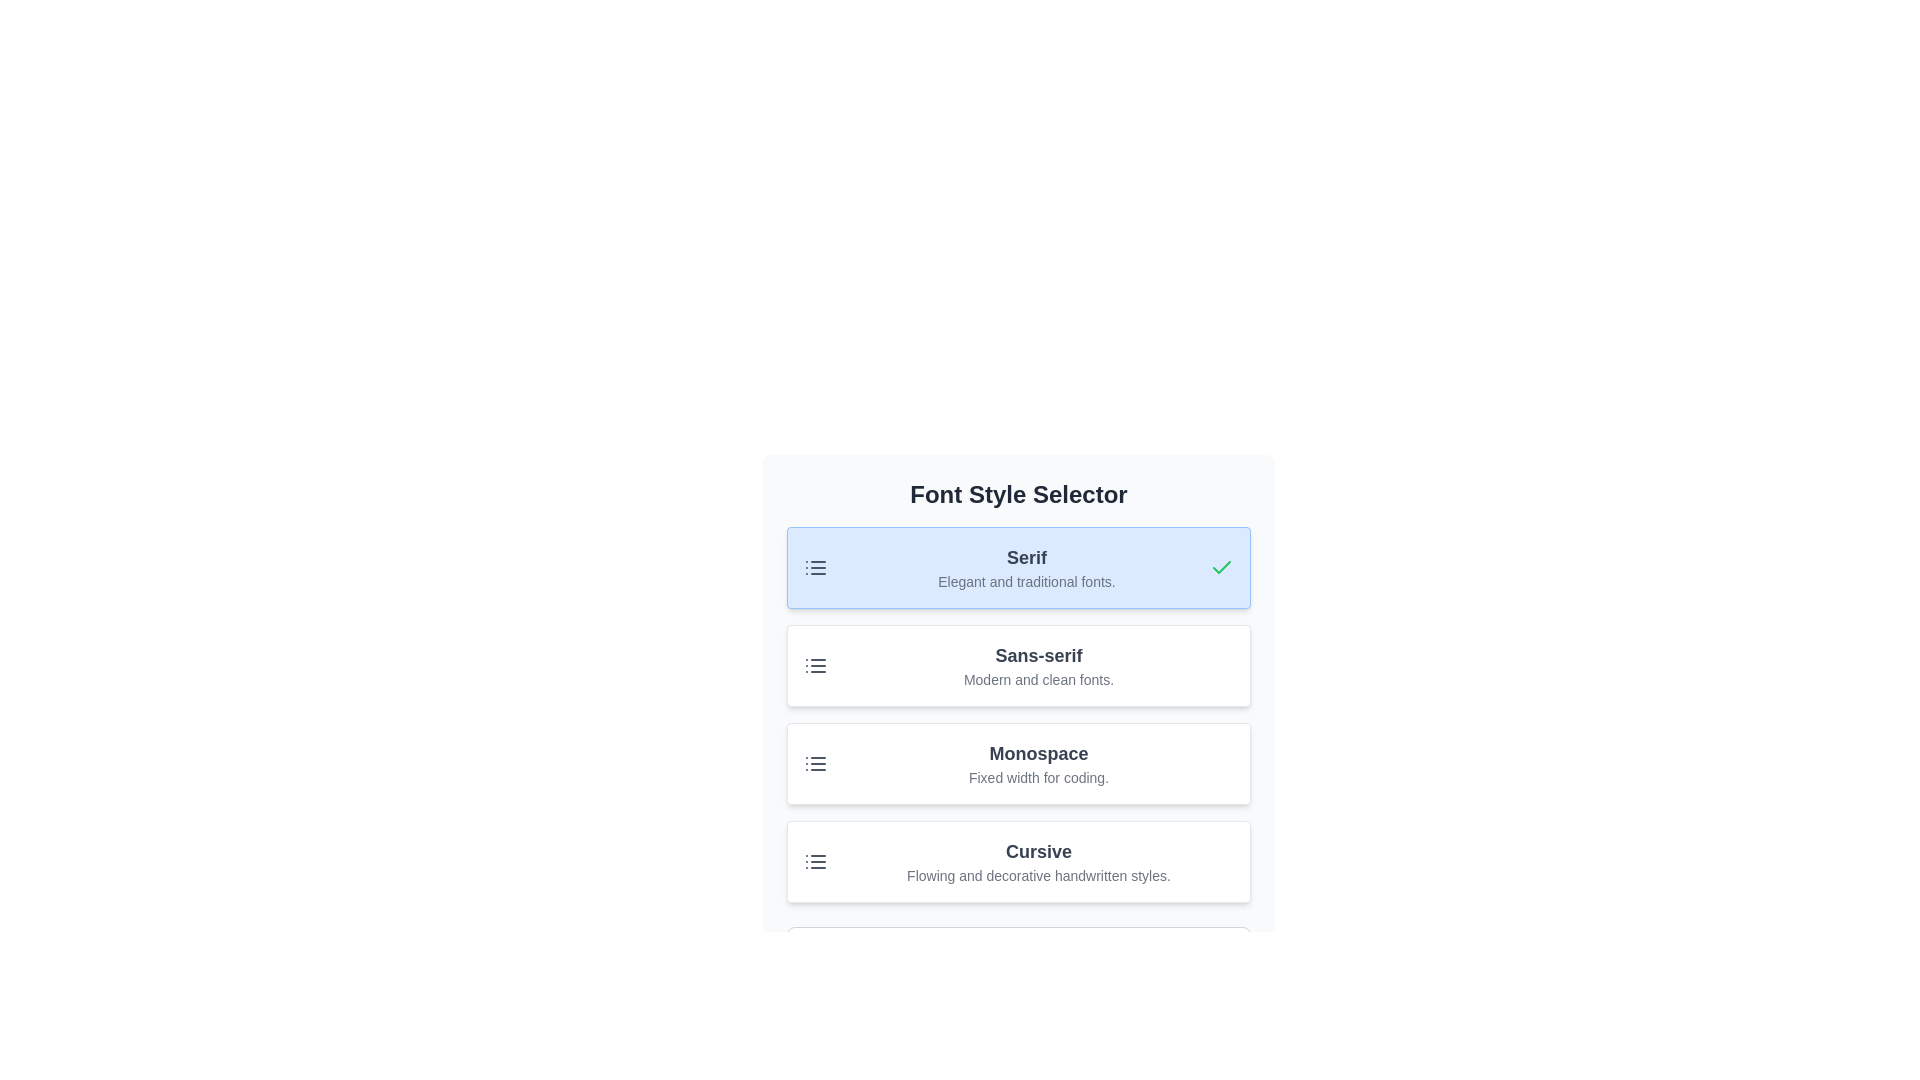 The height and width of the screenshot is (1080, 1920). Describe the element at coordinates (1027, 582) in the screenshot. I see `the Text Label that provides a brief description of the 'Serif' font style, located under the 'Font Style Selector' heading` at that location.